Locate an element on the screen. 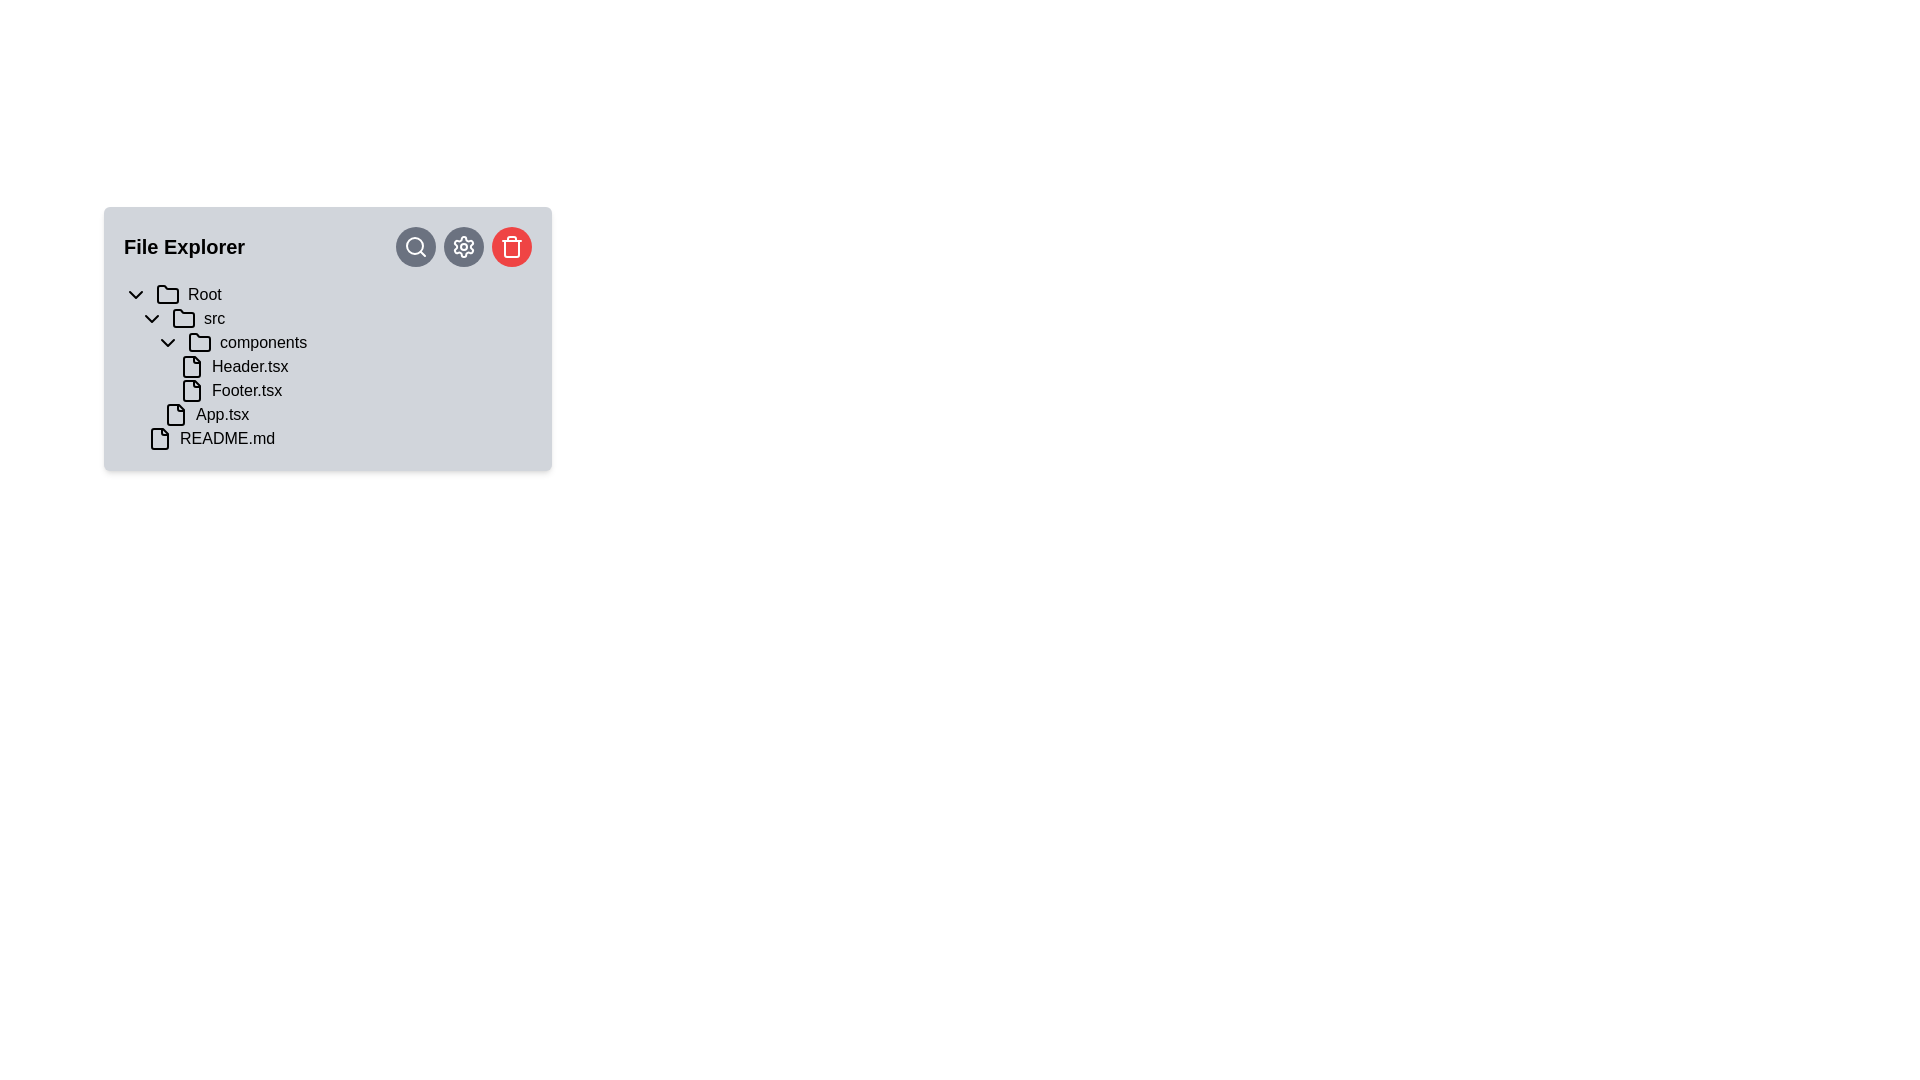 The width and height of the screenshot is (1920, 1080). the 'Root' folder icon in the File Explorer is located at coordinates (168, 293).